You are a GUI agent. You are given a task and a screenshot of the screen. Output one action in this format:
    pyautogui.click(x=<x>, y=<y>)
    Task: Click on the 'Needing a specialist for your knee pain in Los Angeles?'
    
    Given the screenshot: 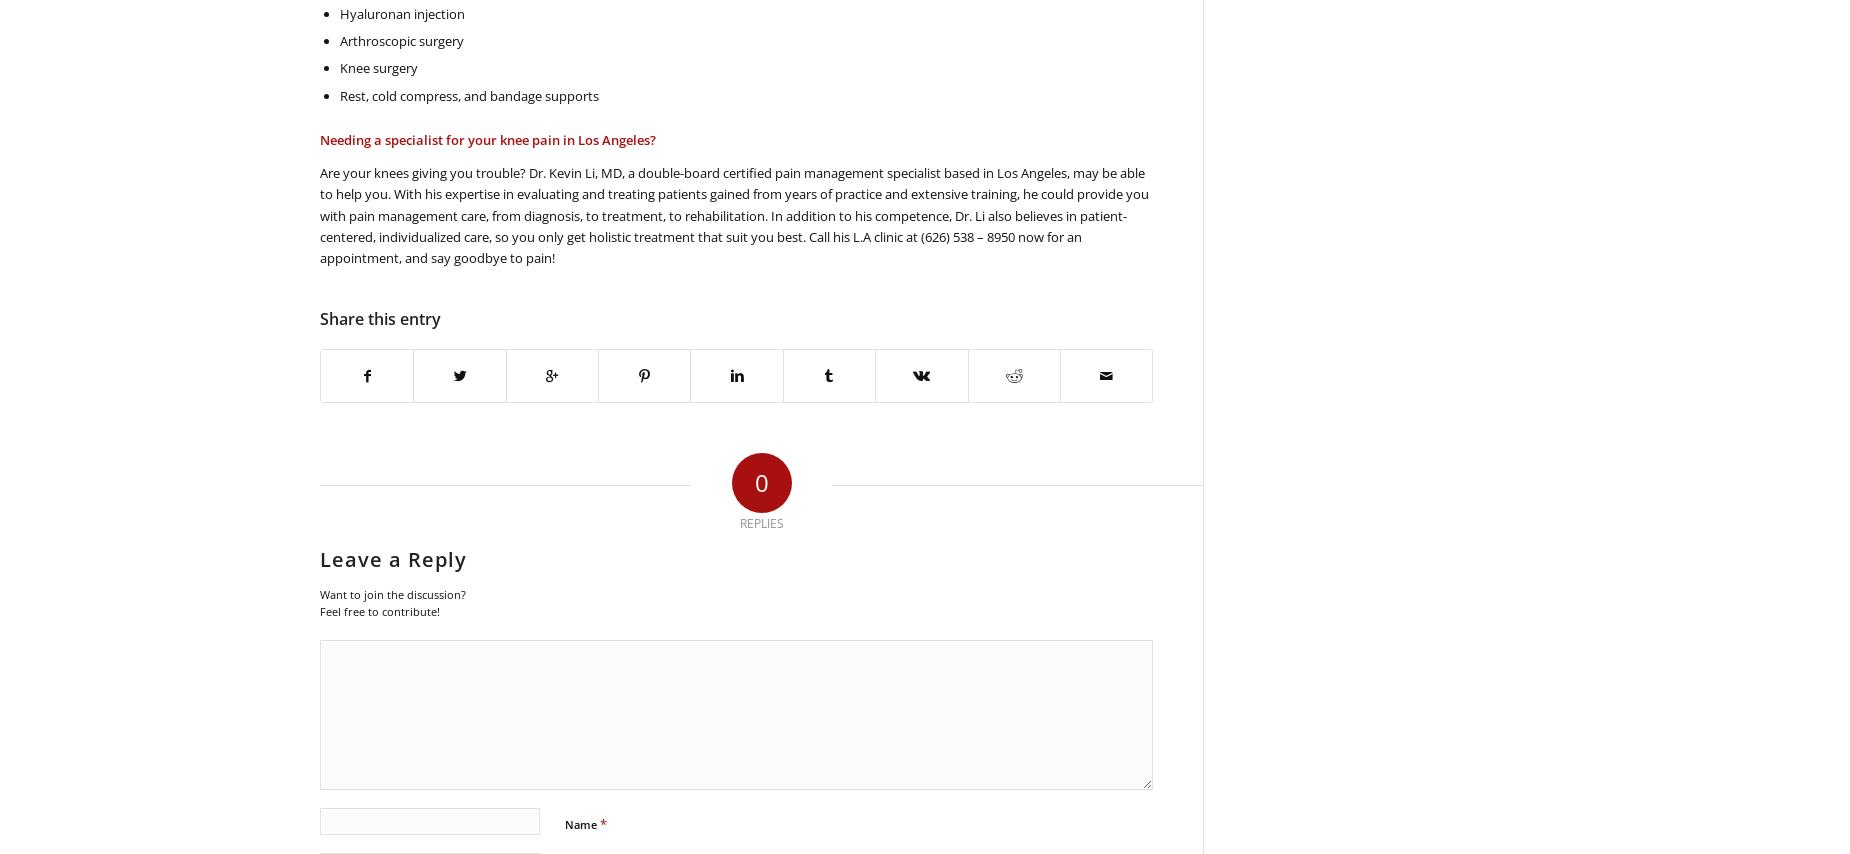 What is the action you would take?
    pyautogui.click(x=488, y=138)
    